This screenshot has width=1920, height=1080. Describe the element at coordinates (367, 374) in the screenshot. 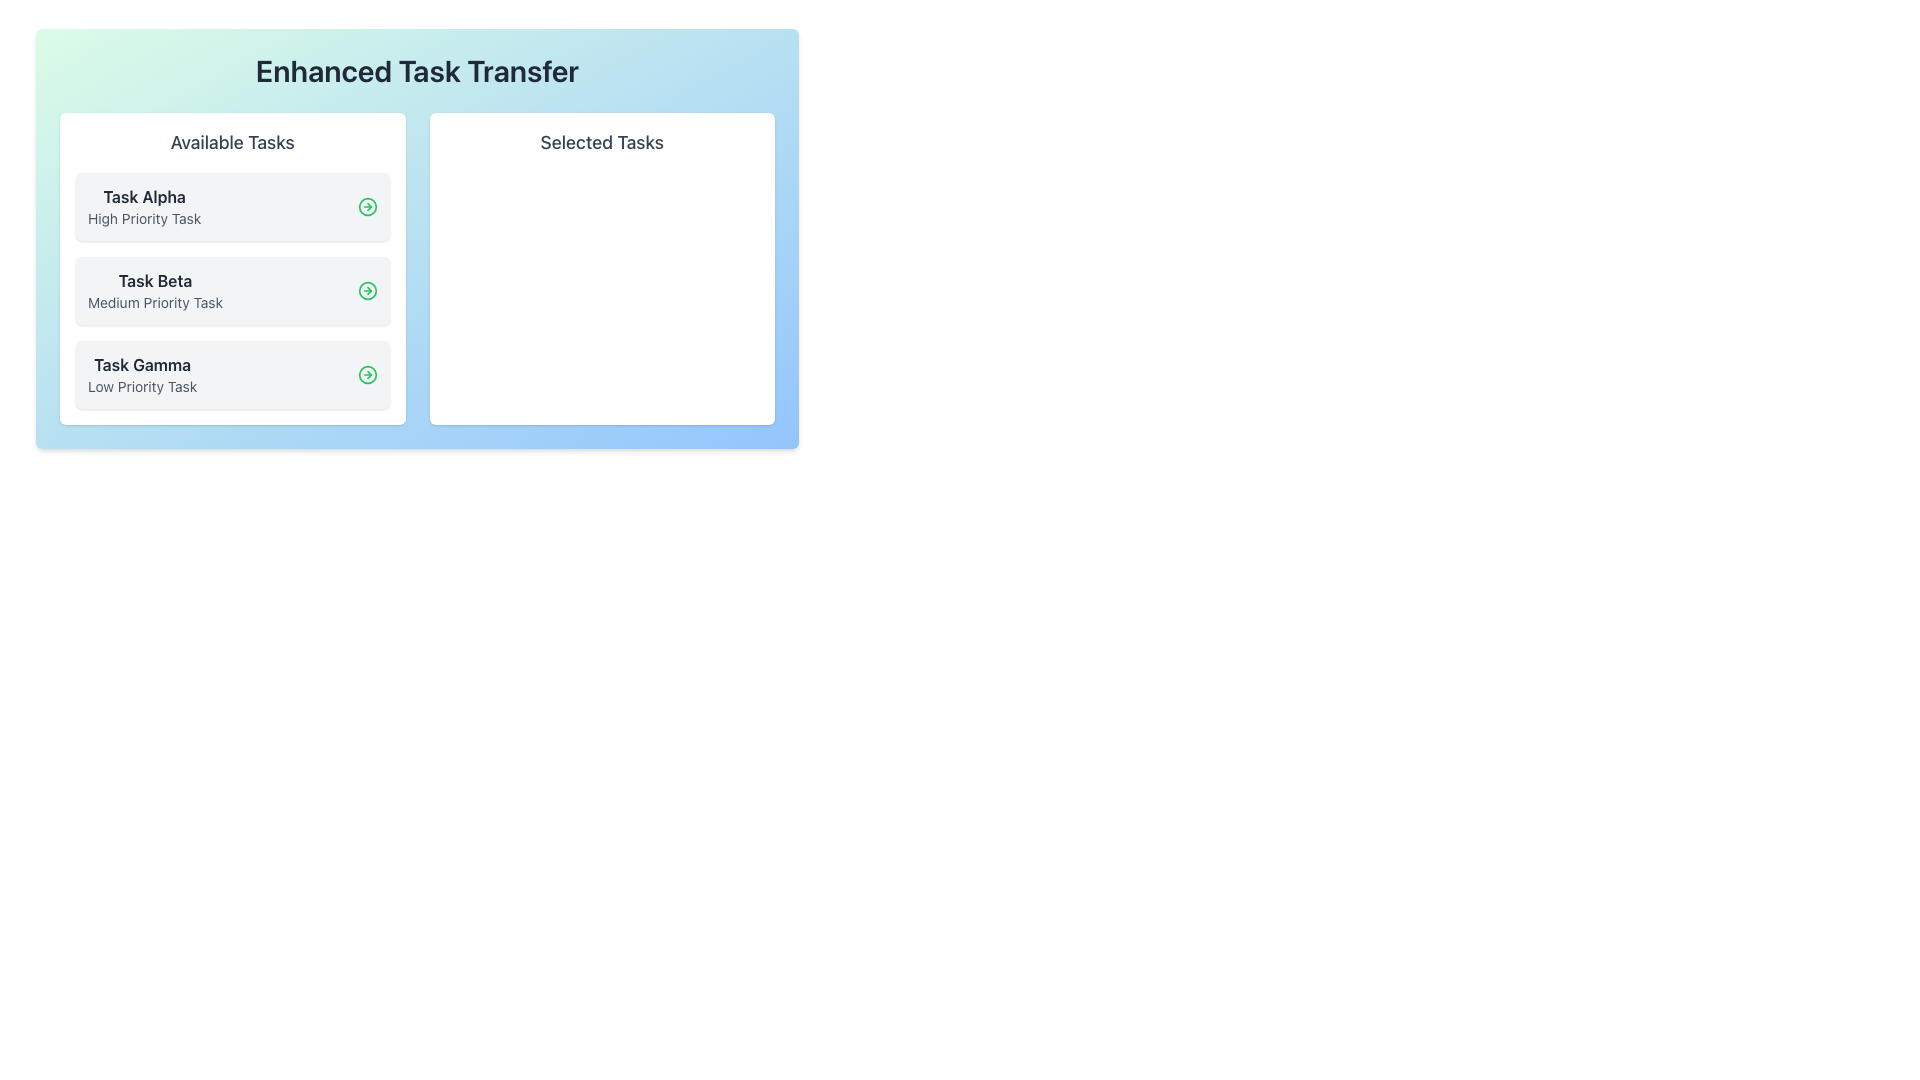

I see `the circular icon button with a green outline and a right-pointing arrow located in the lower-right corner of the 'Task Gamma' card` at that location.